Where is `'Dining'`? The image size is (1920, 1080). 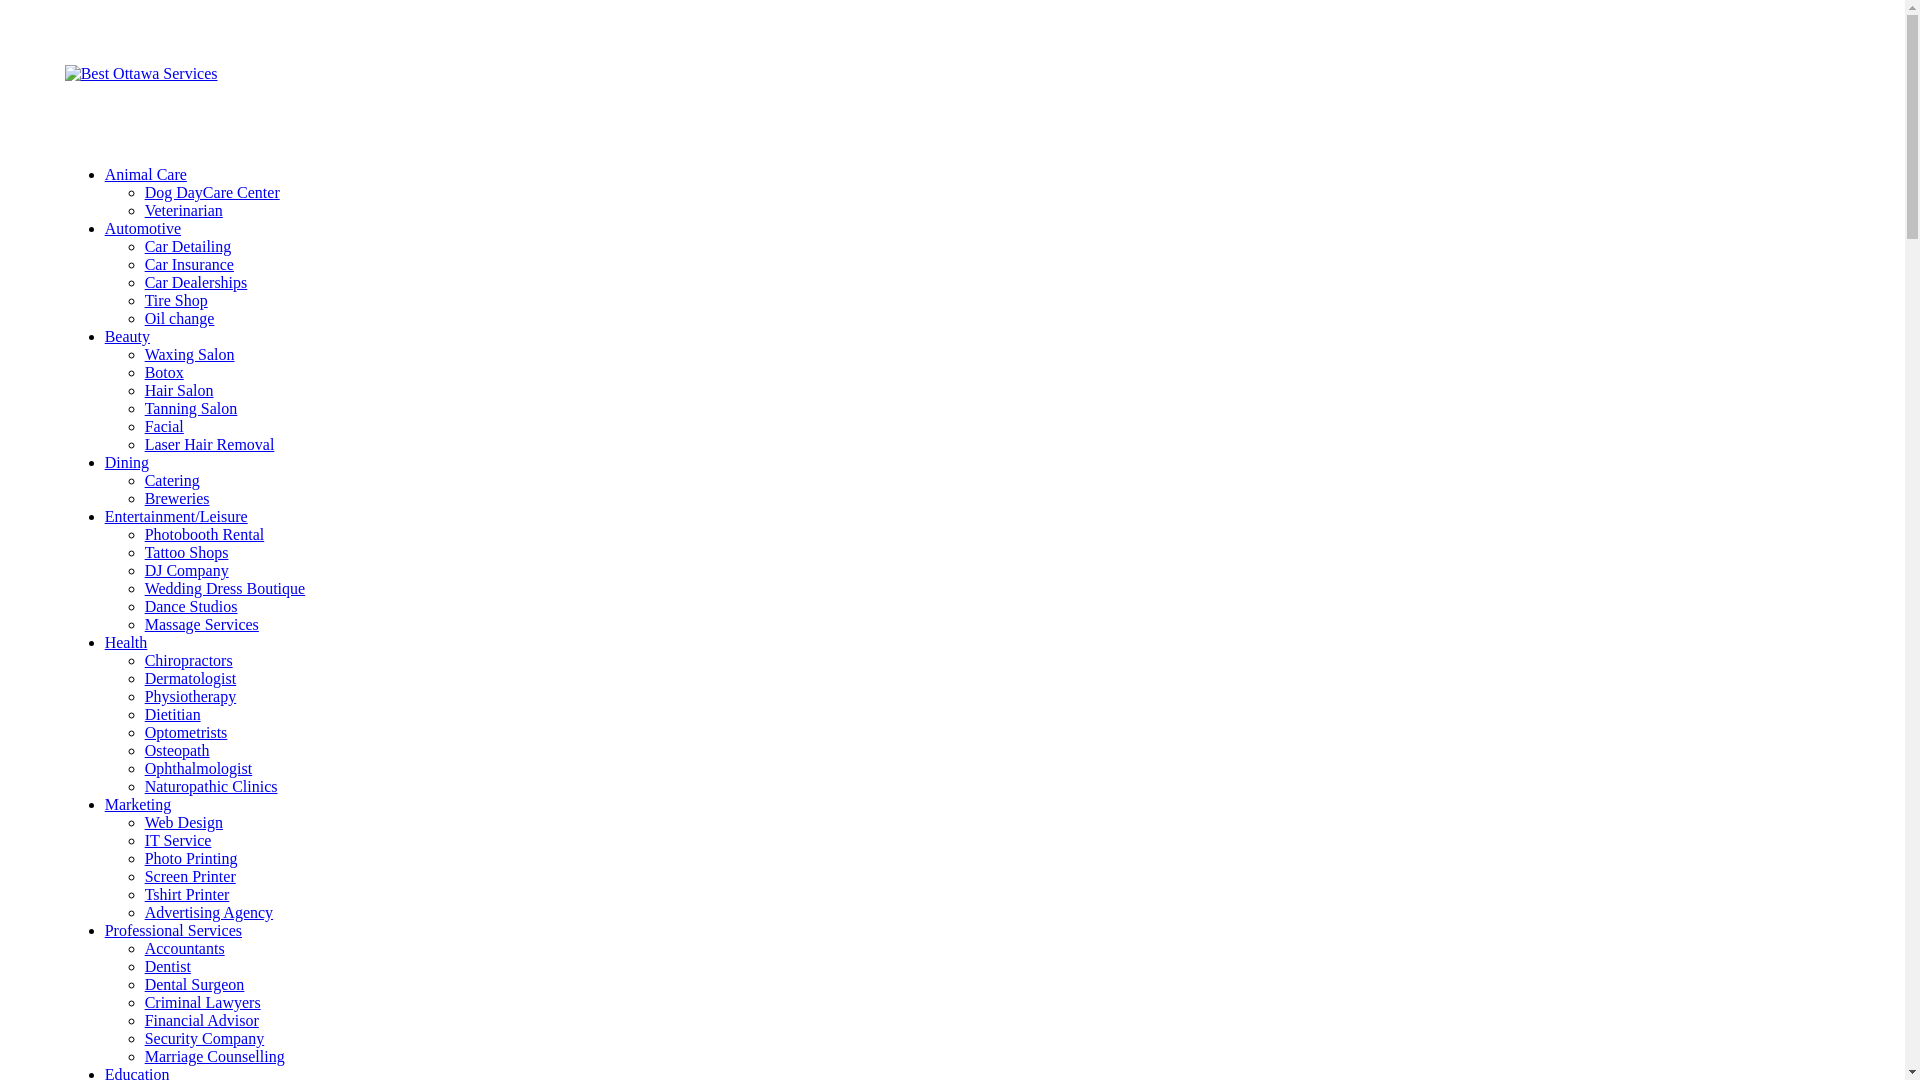
'Dining' is located at coordinates (125, 462).